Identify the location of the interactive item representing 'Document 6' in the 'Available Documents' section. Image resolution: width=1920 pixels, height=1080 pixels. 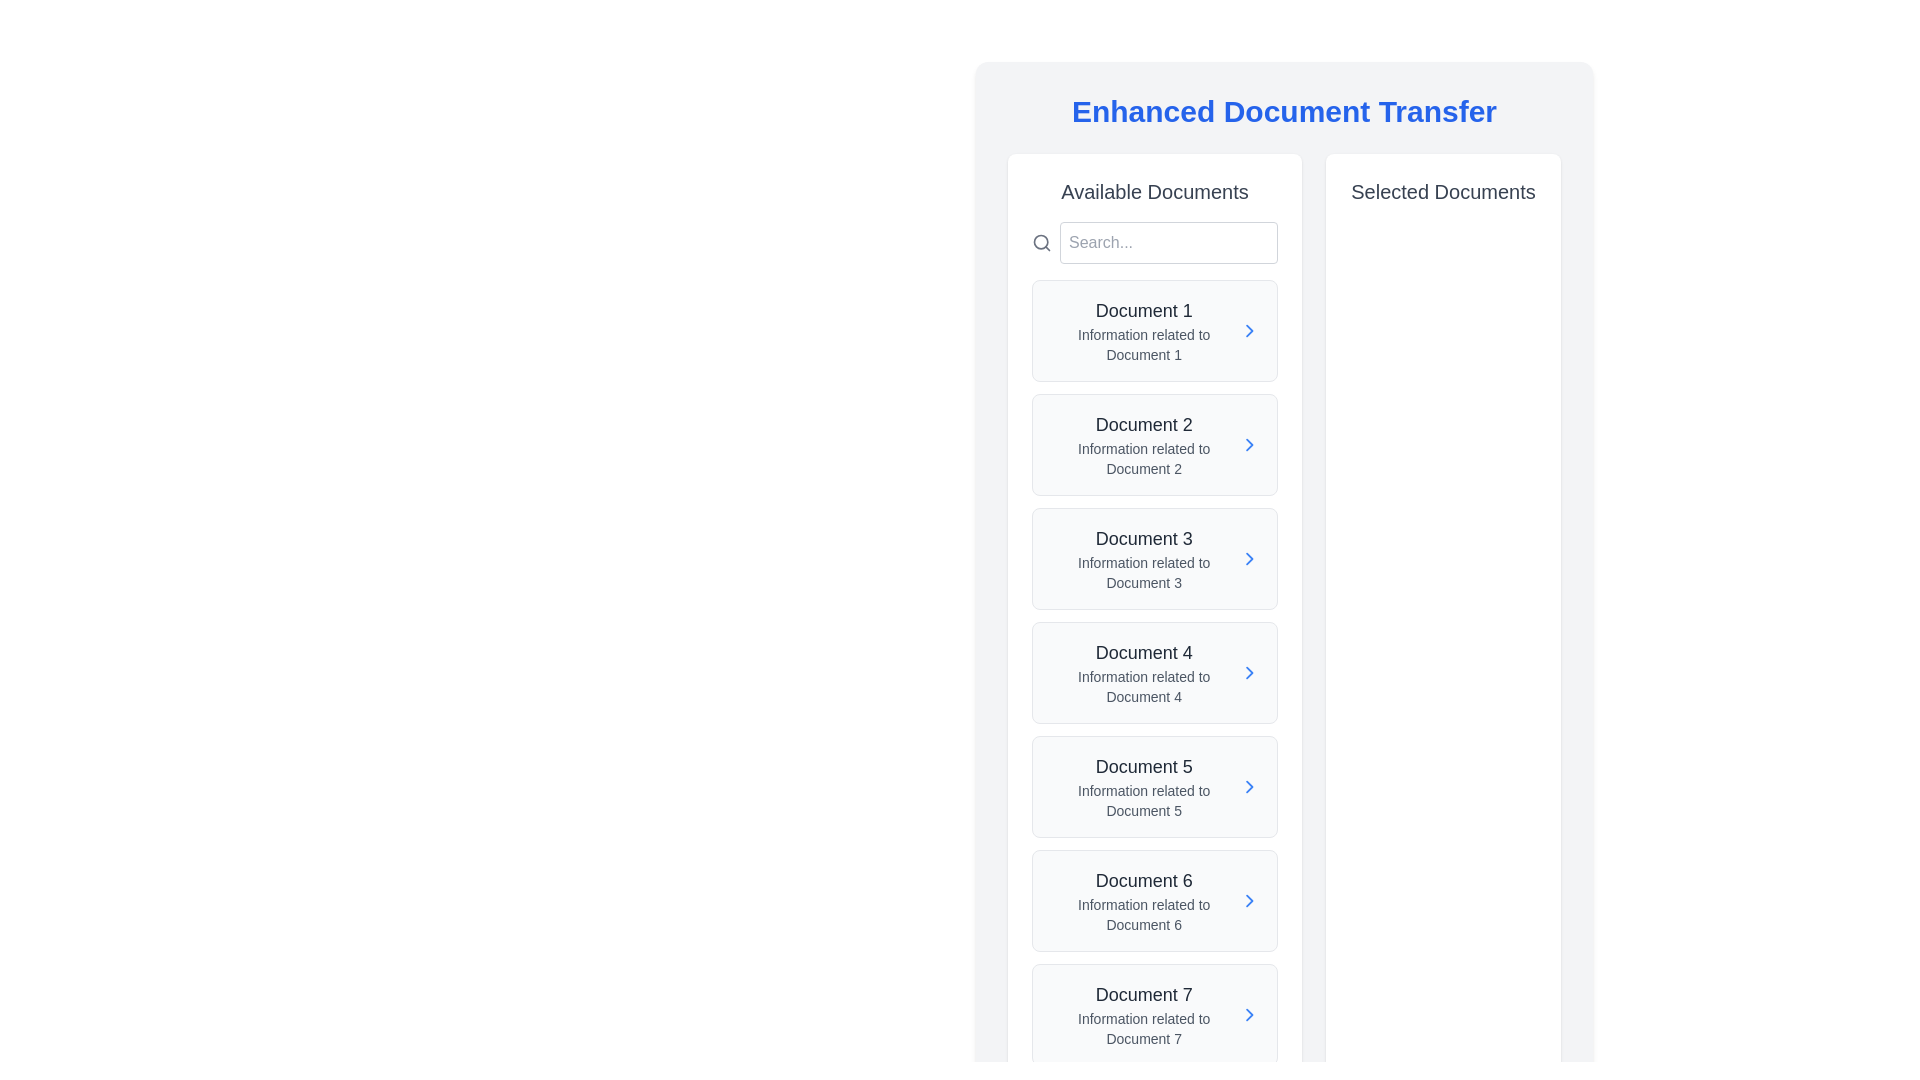
(1155, 901).